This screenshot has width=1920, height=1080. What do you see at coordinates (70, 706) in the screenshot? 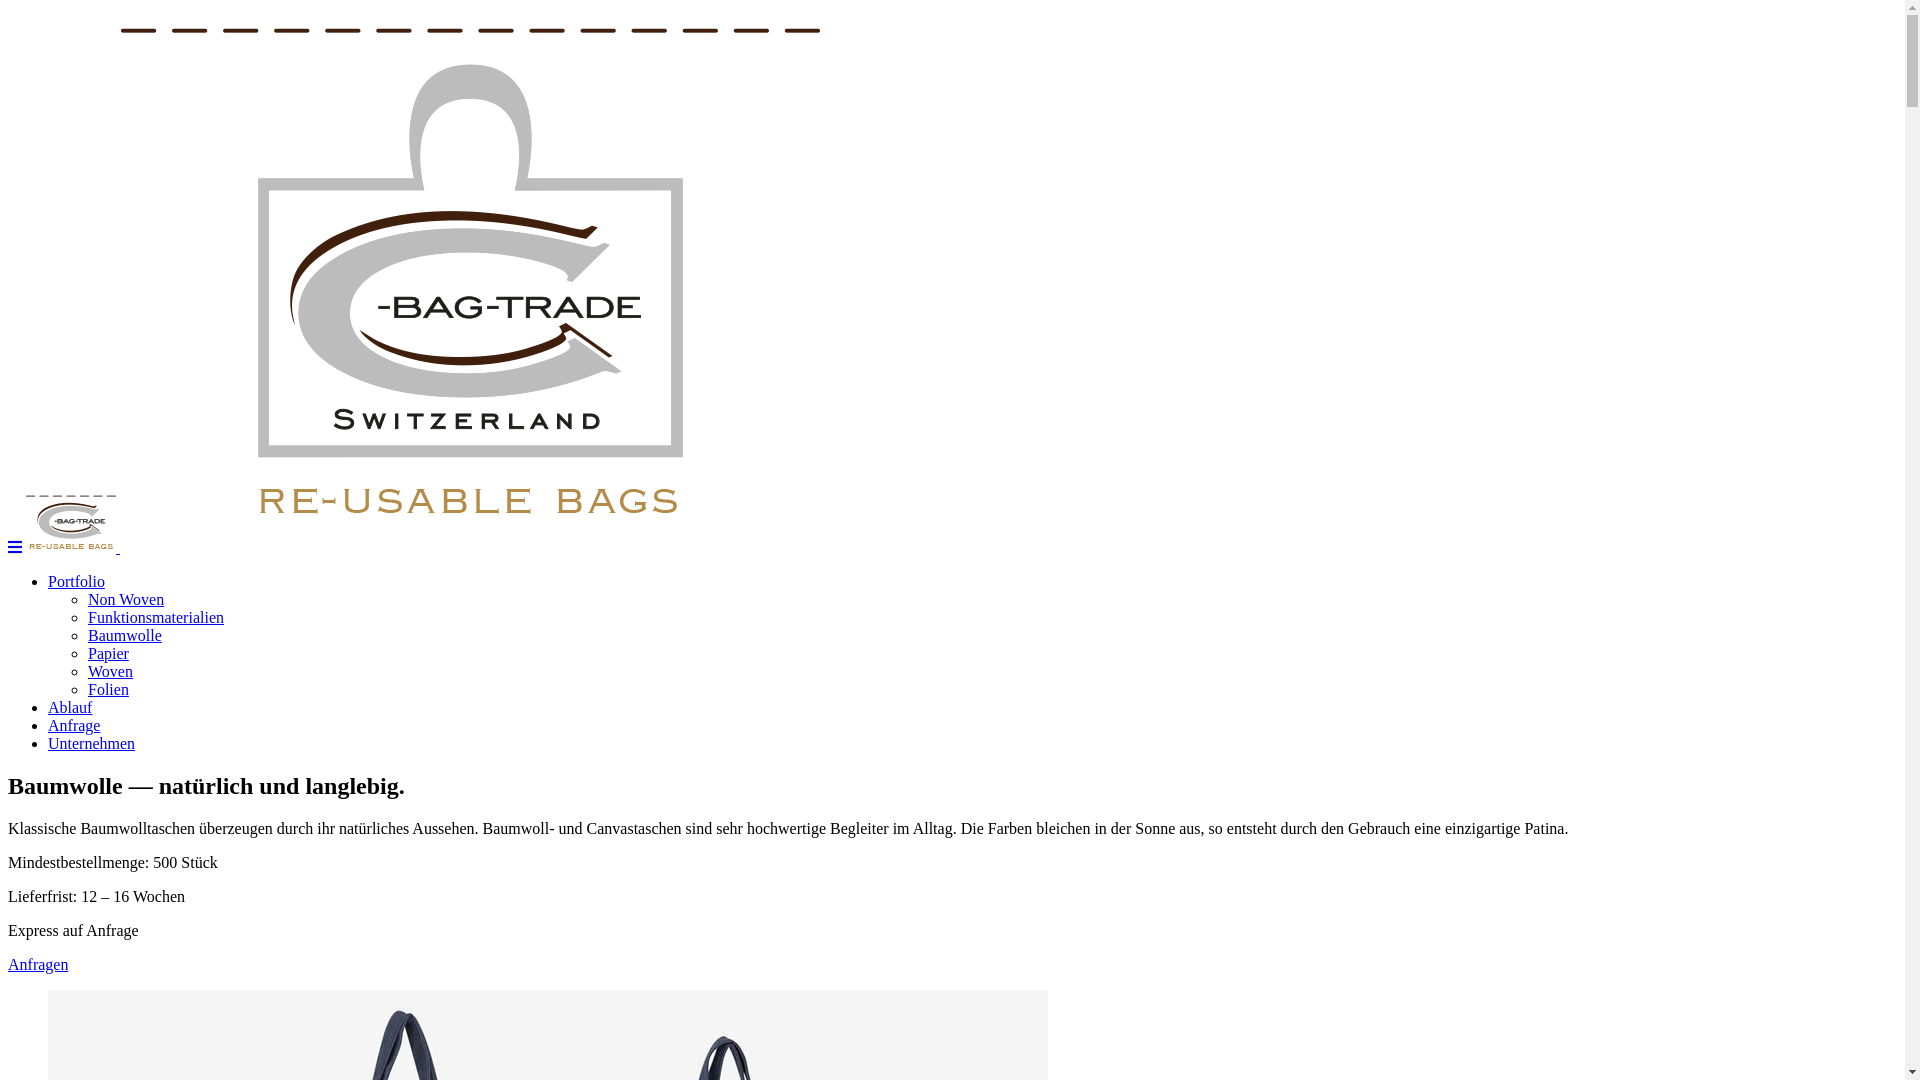
I see `'Ablauf'` at bounding box center [70, 706].